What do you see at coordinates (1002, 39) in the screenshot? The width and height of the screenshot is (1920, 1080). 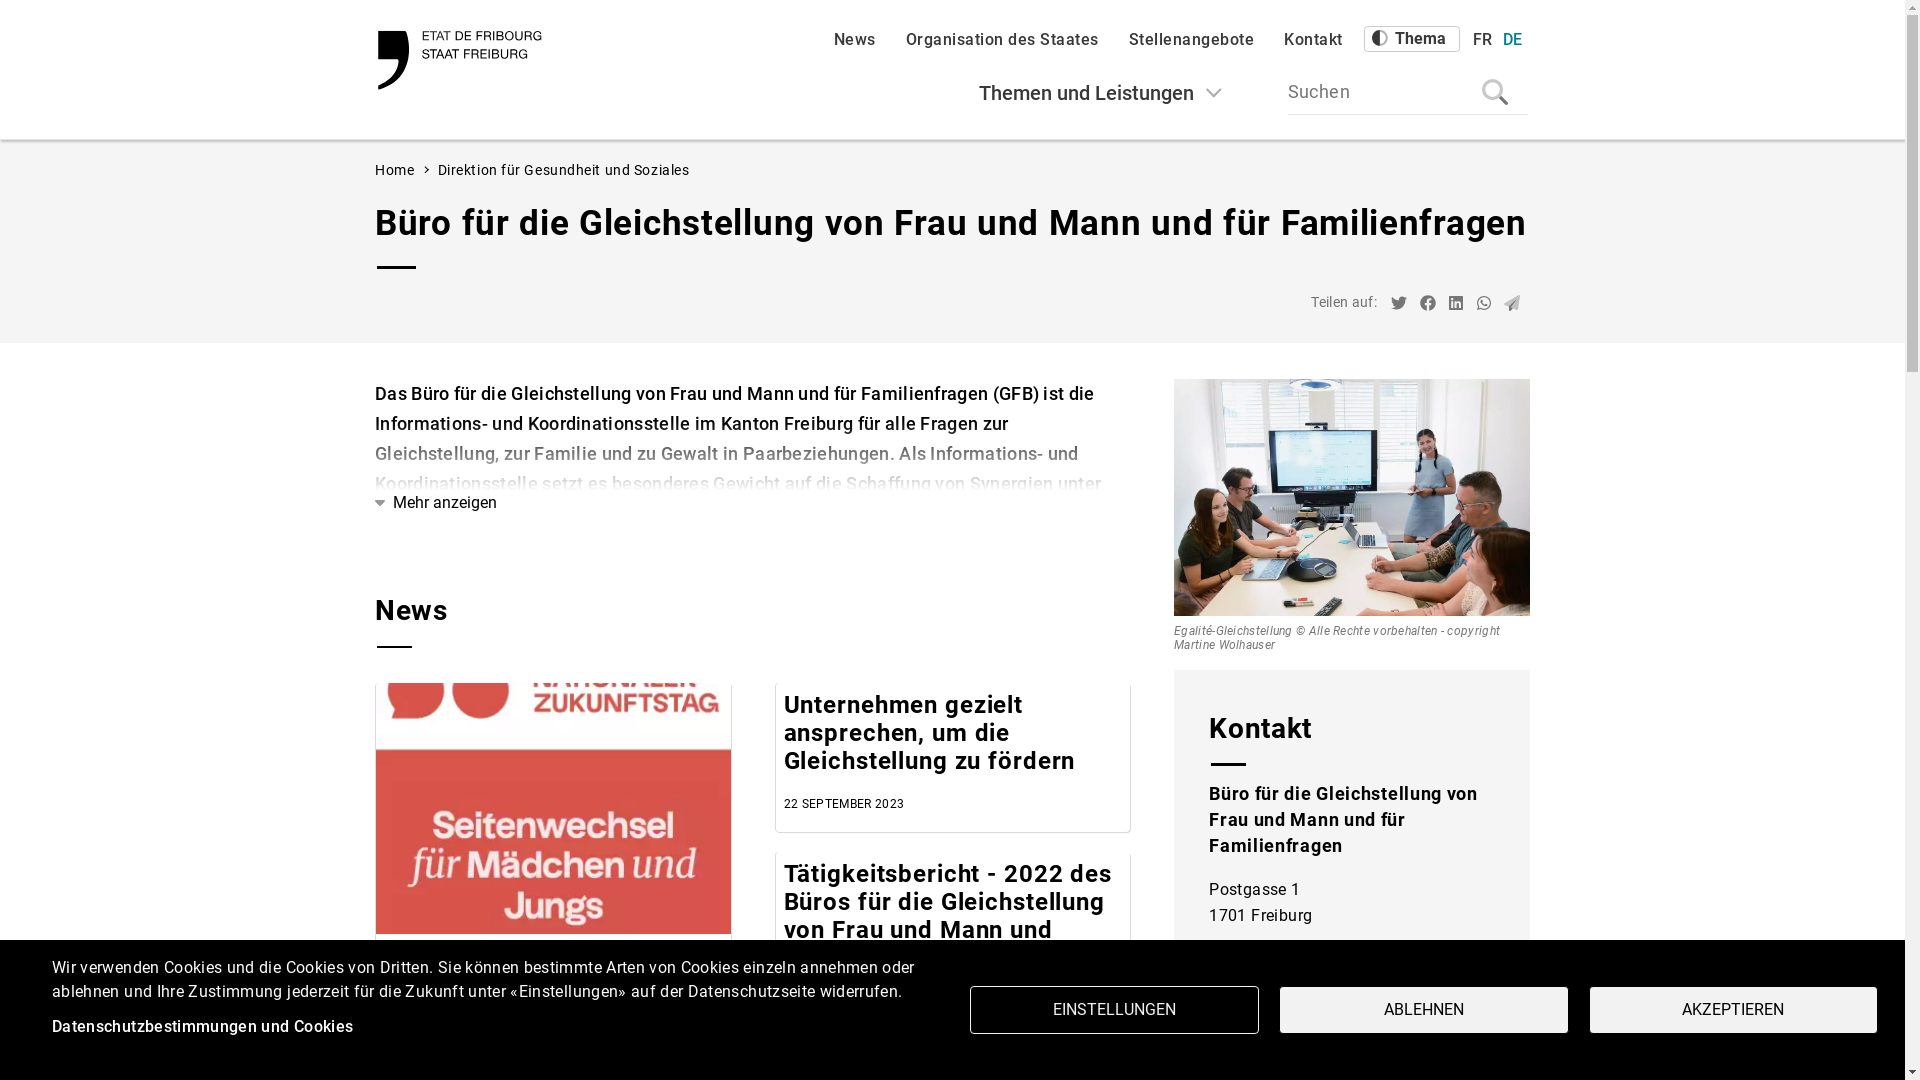 I see `'Organisation des Staates'` at bounding box center [1002, 39].